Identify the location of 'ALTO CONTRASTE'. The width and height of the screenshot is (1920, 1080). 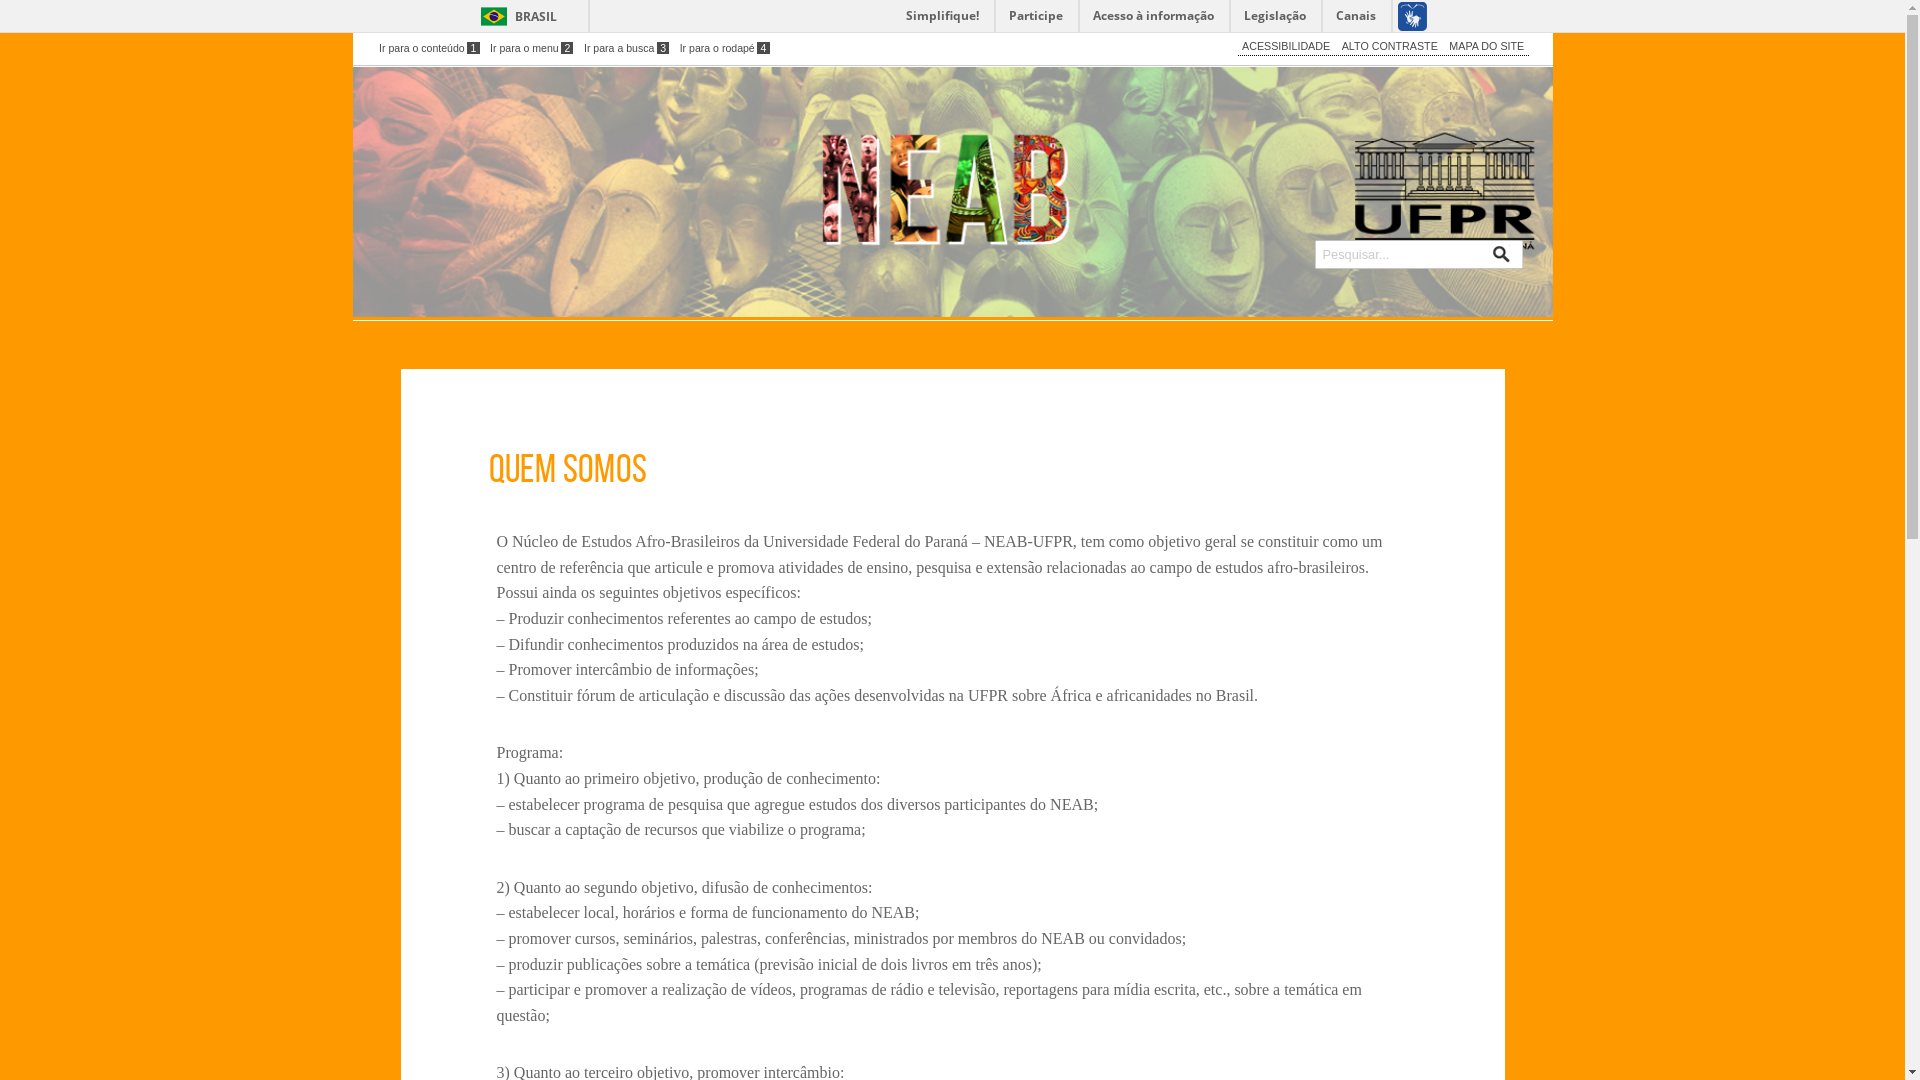
(1388, 45).